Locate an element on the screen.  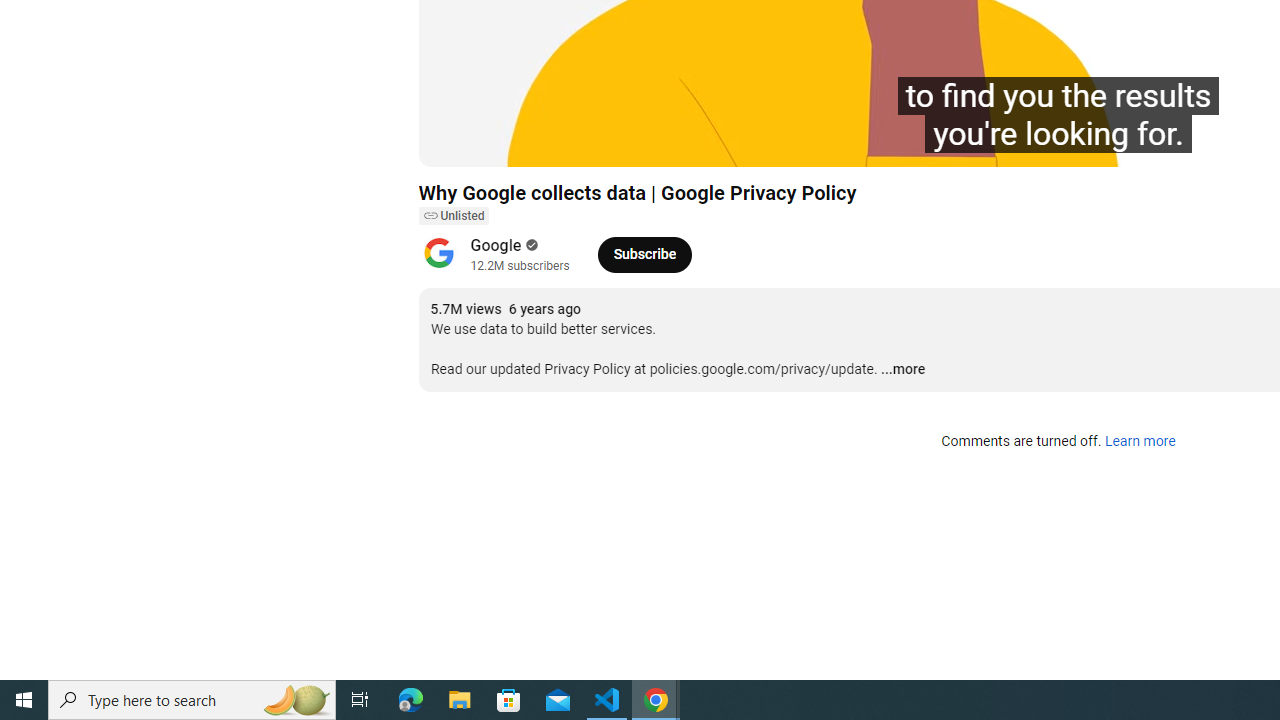
'Subscribe to Google.' is located at coordinates (644, 253).